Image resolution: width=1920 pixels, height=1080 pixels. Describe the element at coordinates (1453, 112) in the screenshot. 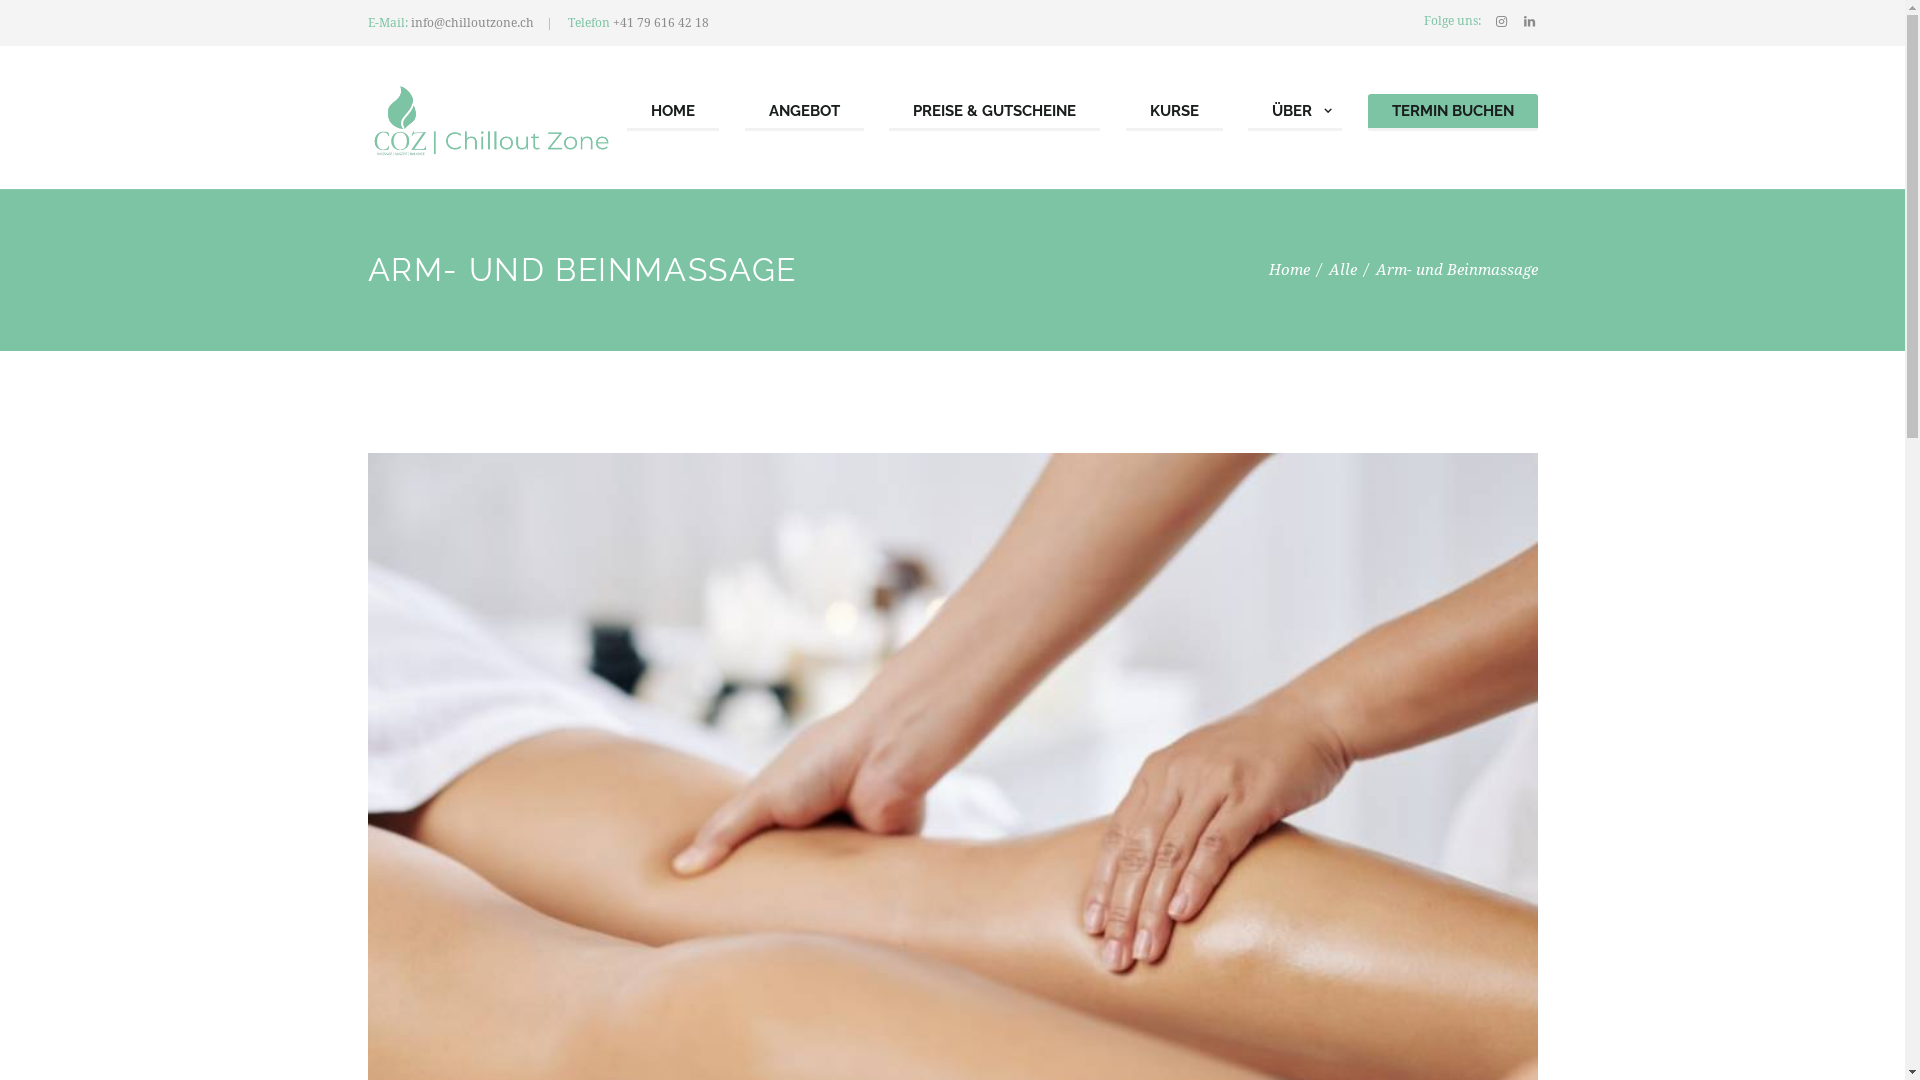

I see `'TERMIN BUCHEN'` at that location.